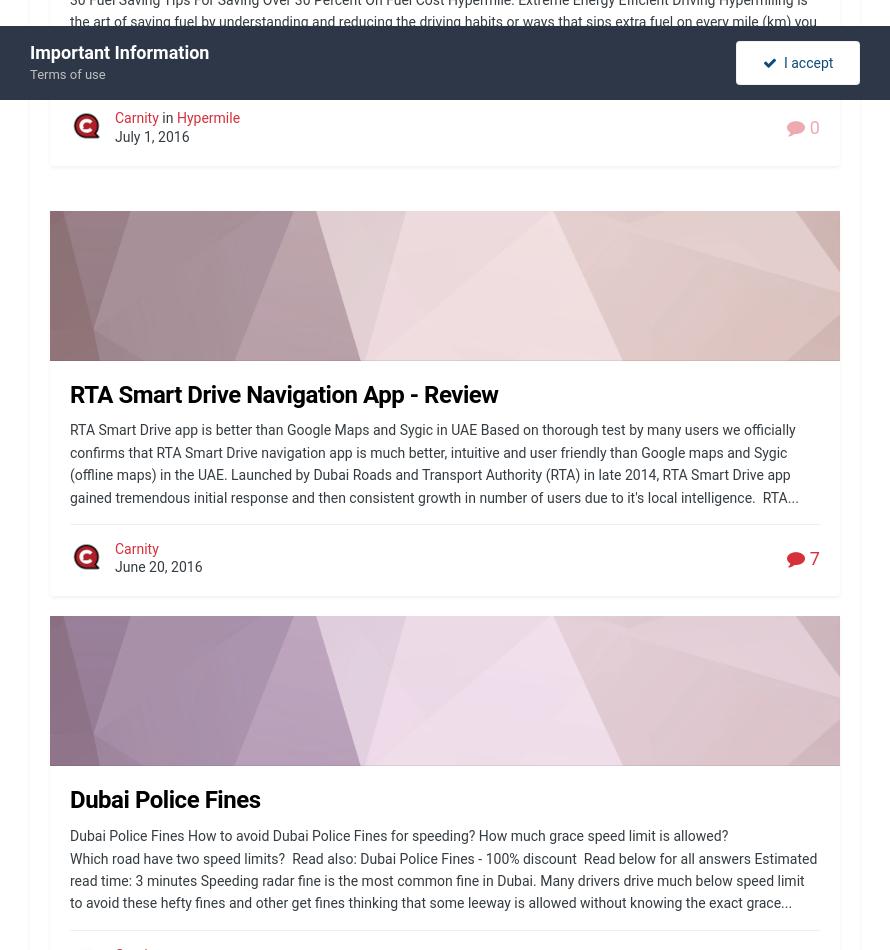 The width and height of the screenshot is (890, 950). Describe the element at coordinates (812, 126) in the screenshot. I see `'0'` at that location.